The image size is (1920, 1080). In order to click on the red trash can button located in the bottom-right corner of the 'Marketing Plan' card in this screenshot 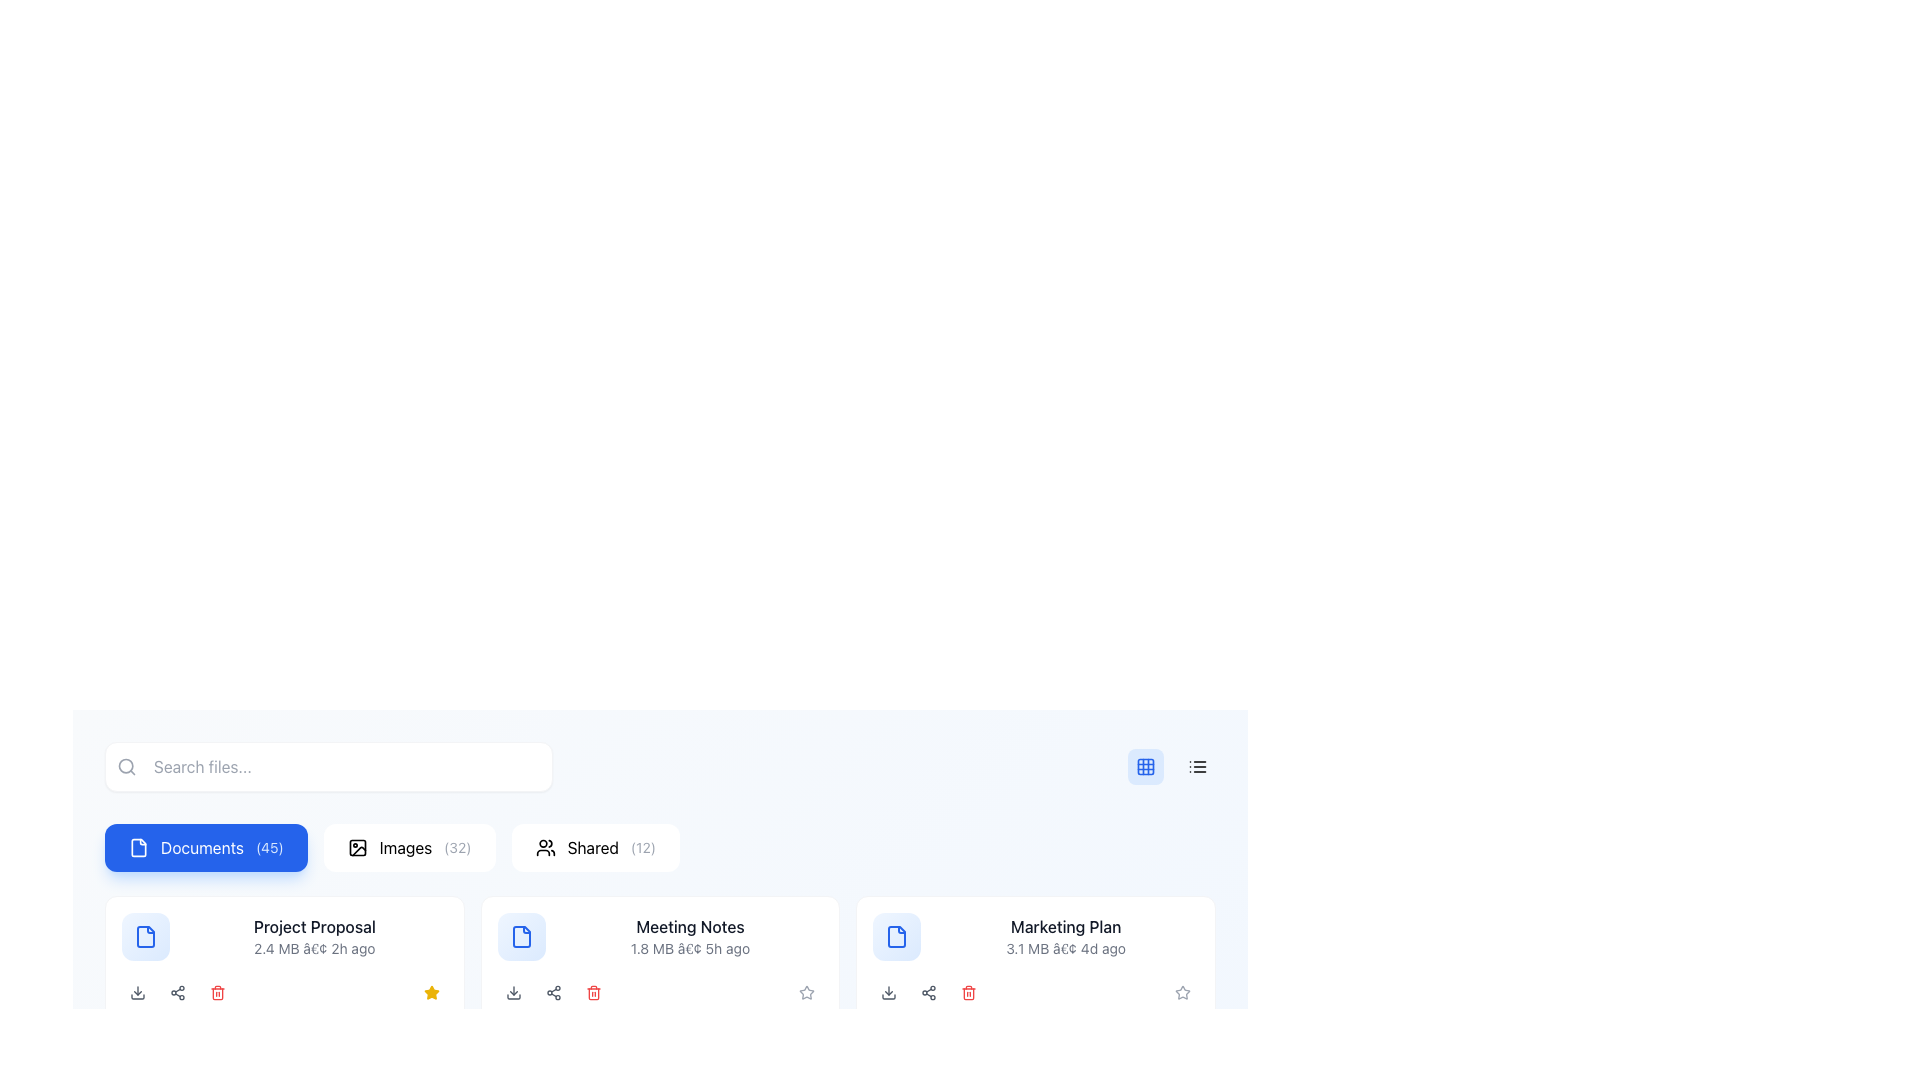, I will do `click(969, 992)`.